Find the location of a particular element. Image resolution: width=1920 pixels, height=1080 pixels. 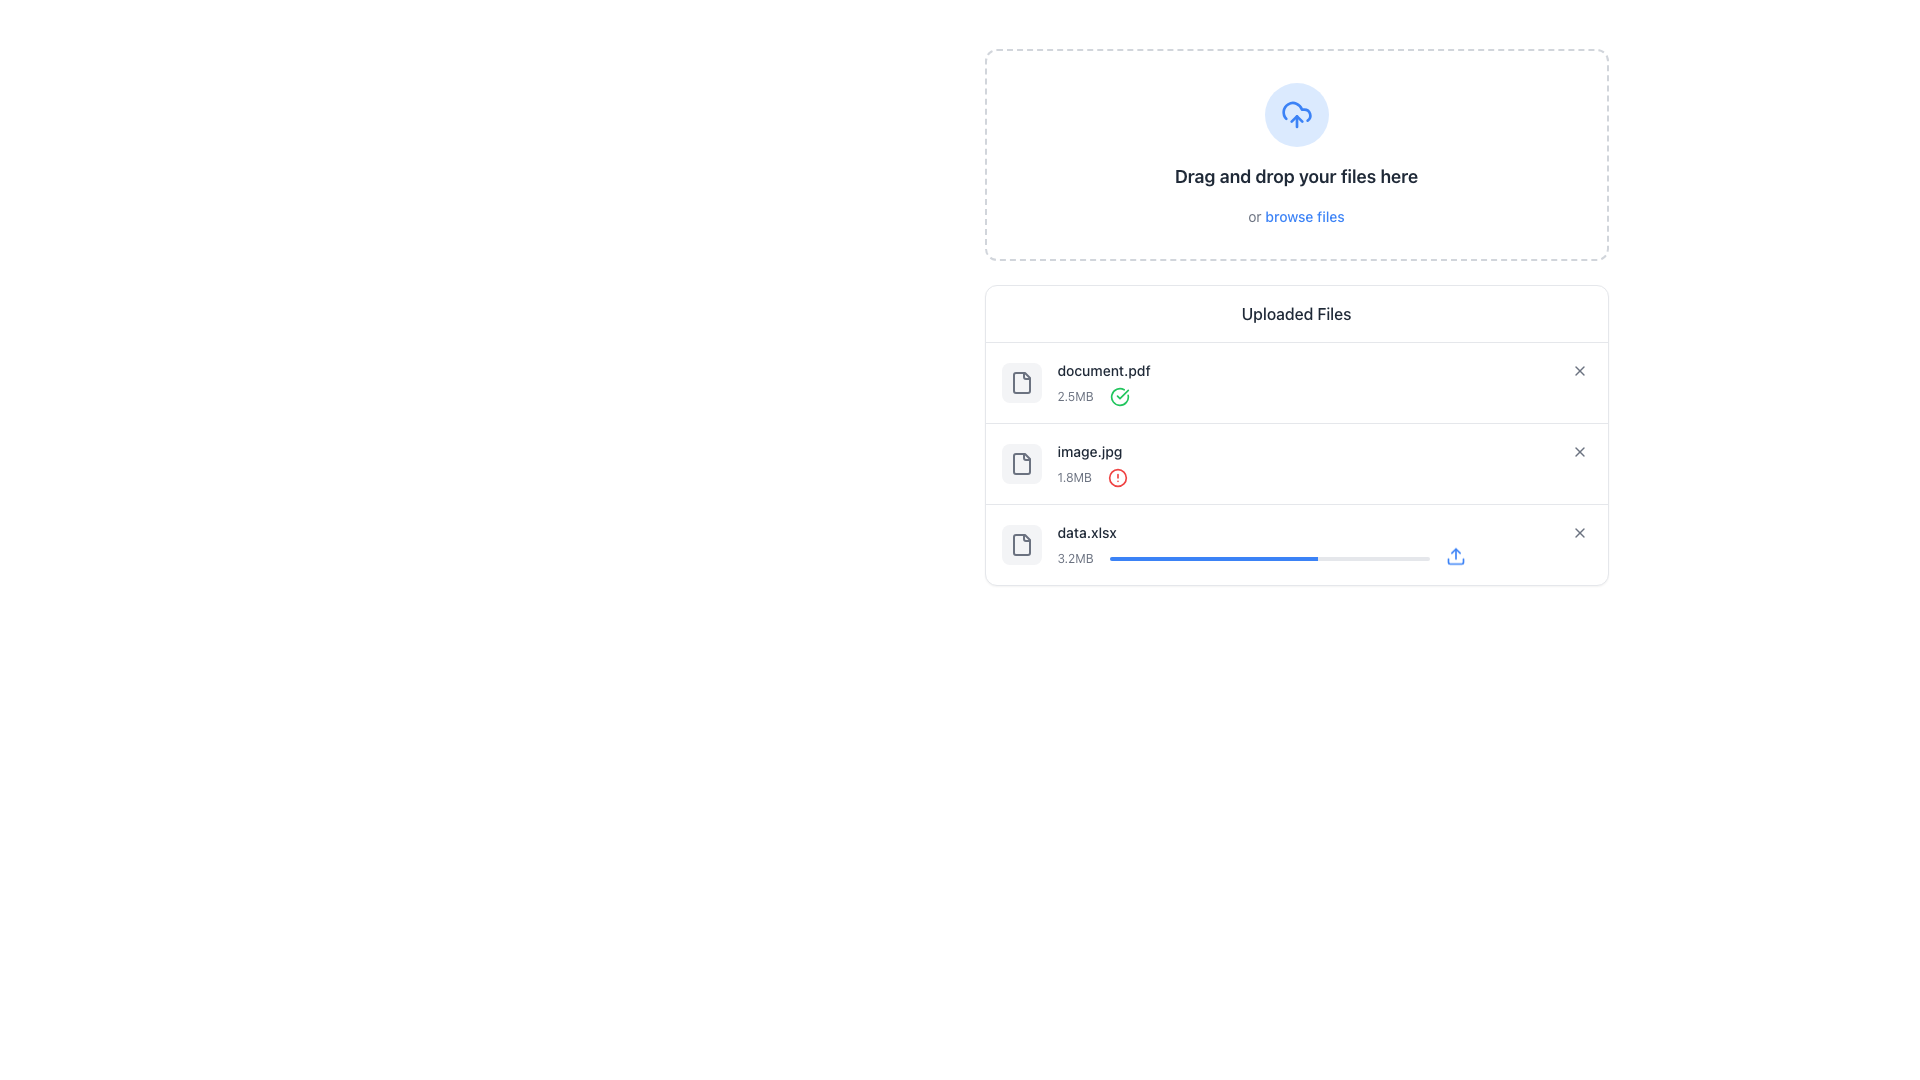

the cloud shape graphical decoration in the cloud upload icon located in the top-right corner of the interface is located at coordinates (1296, 111).